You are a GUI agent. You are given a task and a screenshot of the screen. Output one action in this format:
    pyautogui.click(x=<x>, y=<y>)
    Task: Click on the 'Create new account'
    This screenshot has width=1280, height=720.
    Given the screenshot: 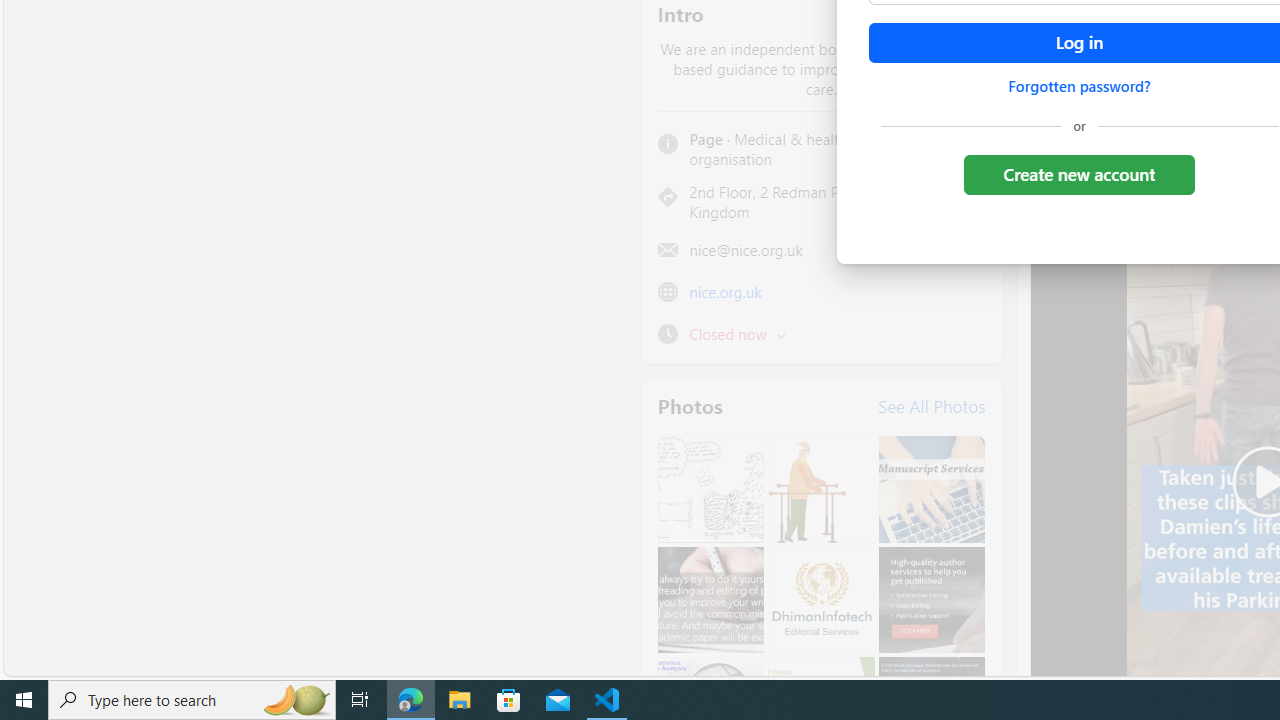 What is the action you would take?
    pyautogui.click(x=1078, y=173)
    